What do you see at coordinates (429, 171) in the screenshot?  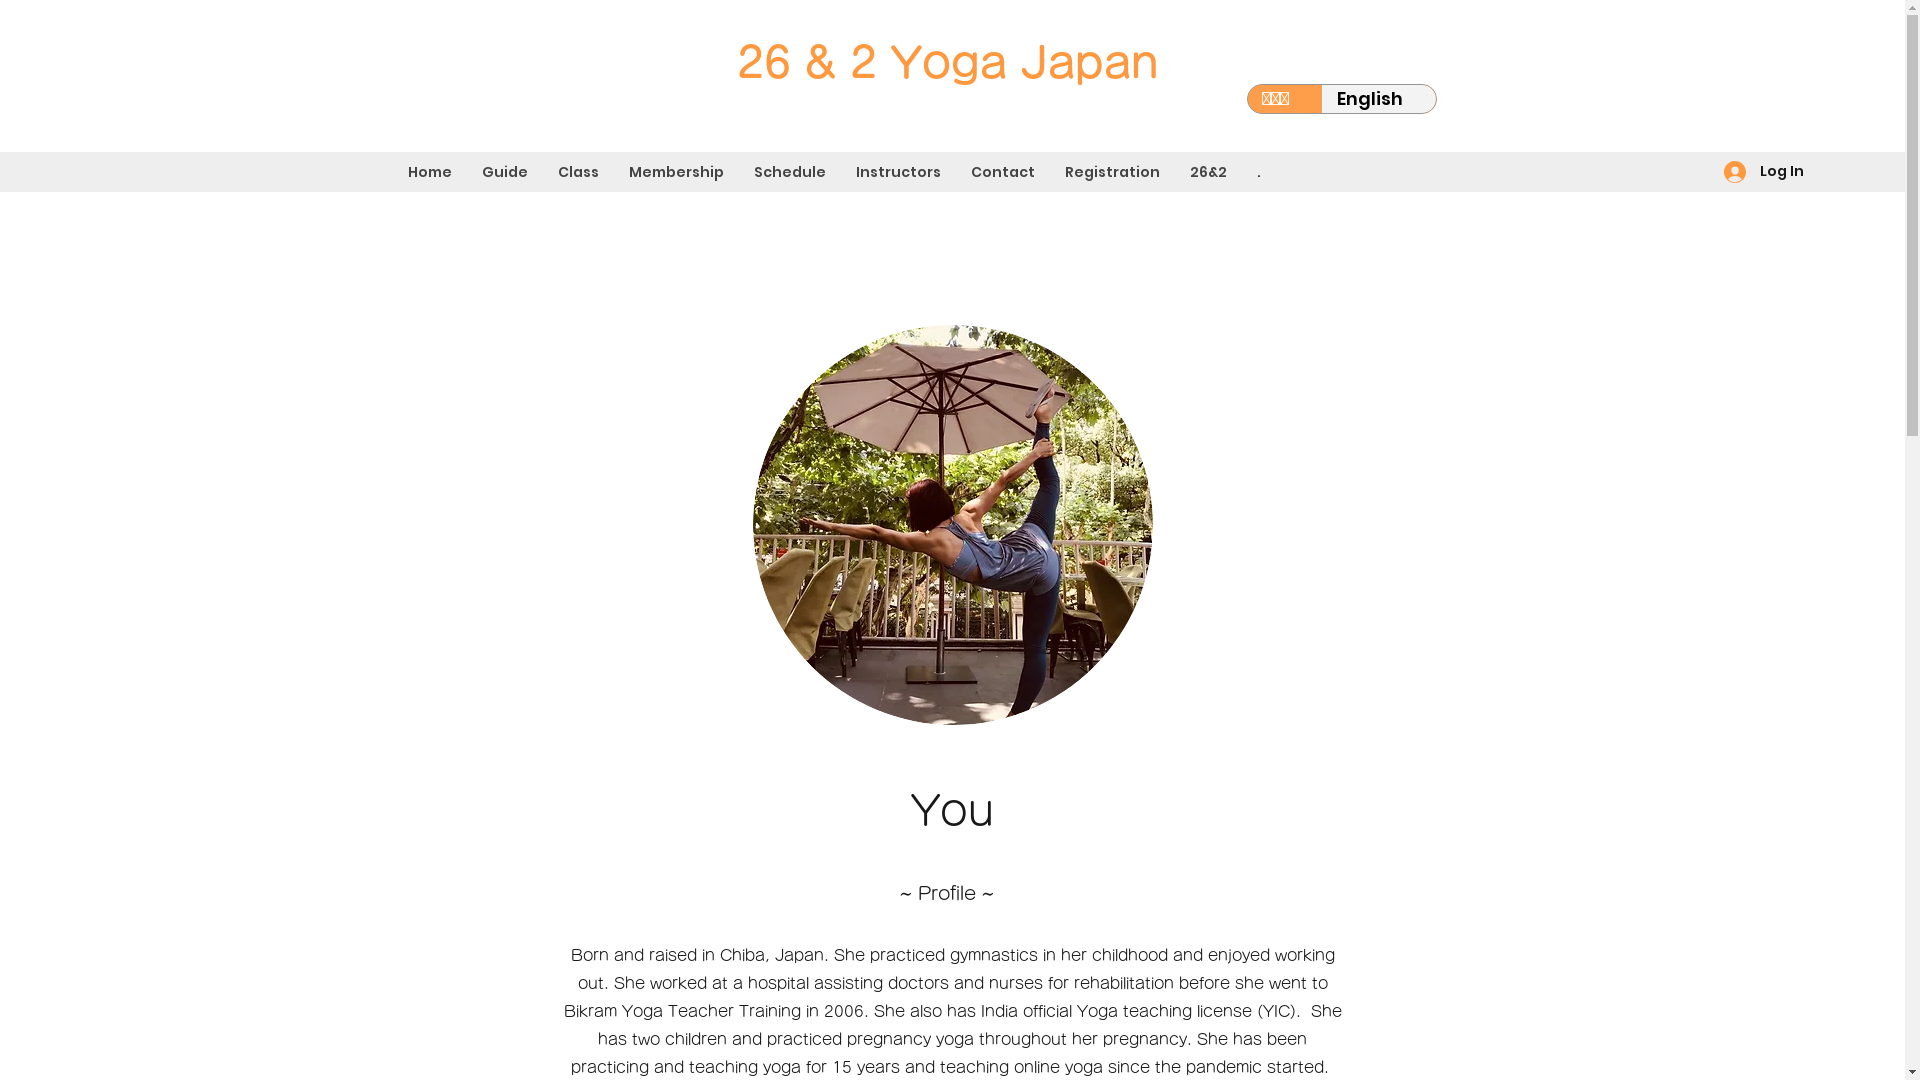 I see `'Home'` at bounding box center [429, 171].